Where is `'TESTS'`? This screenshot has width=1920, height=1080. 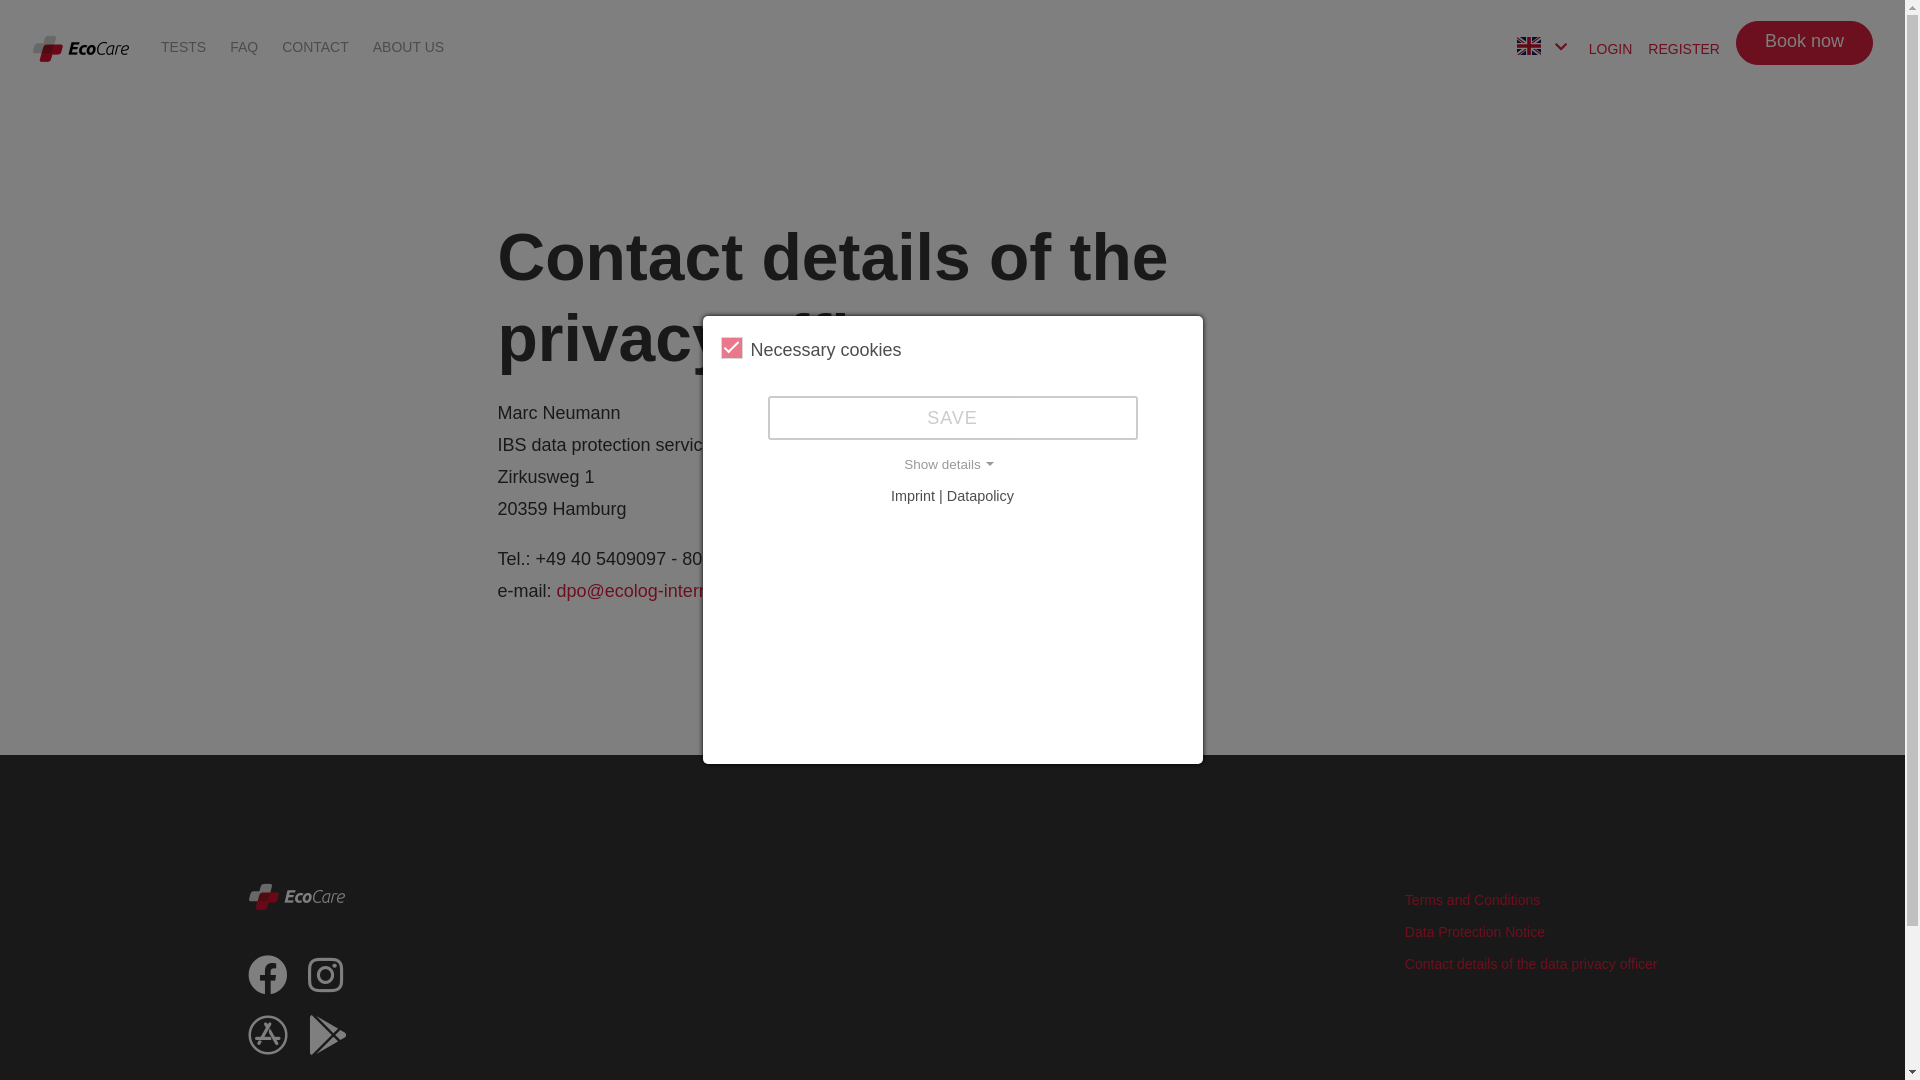 'TESTS' is located at coordinates (183, 45).